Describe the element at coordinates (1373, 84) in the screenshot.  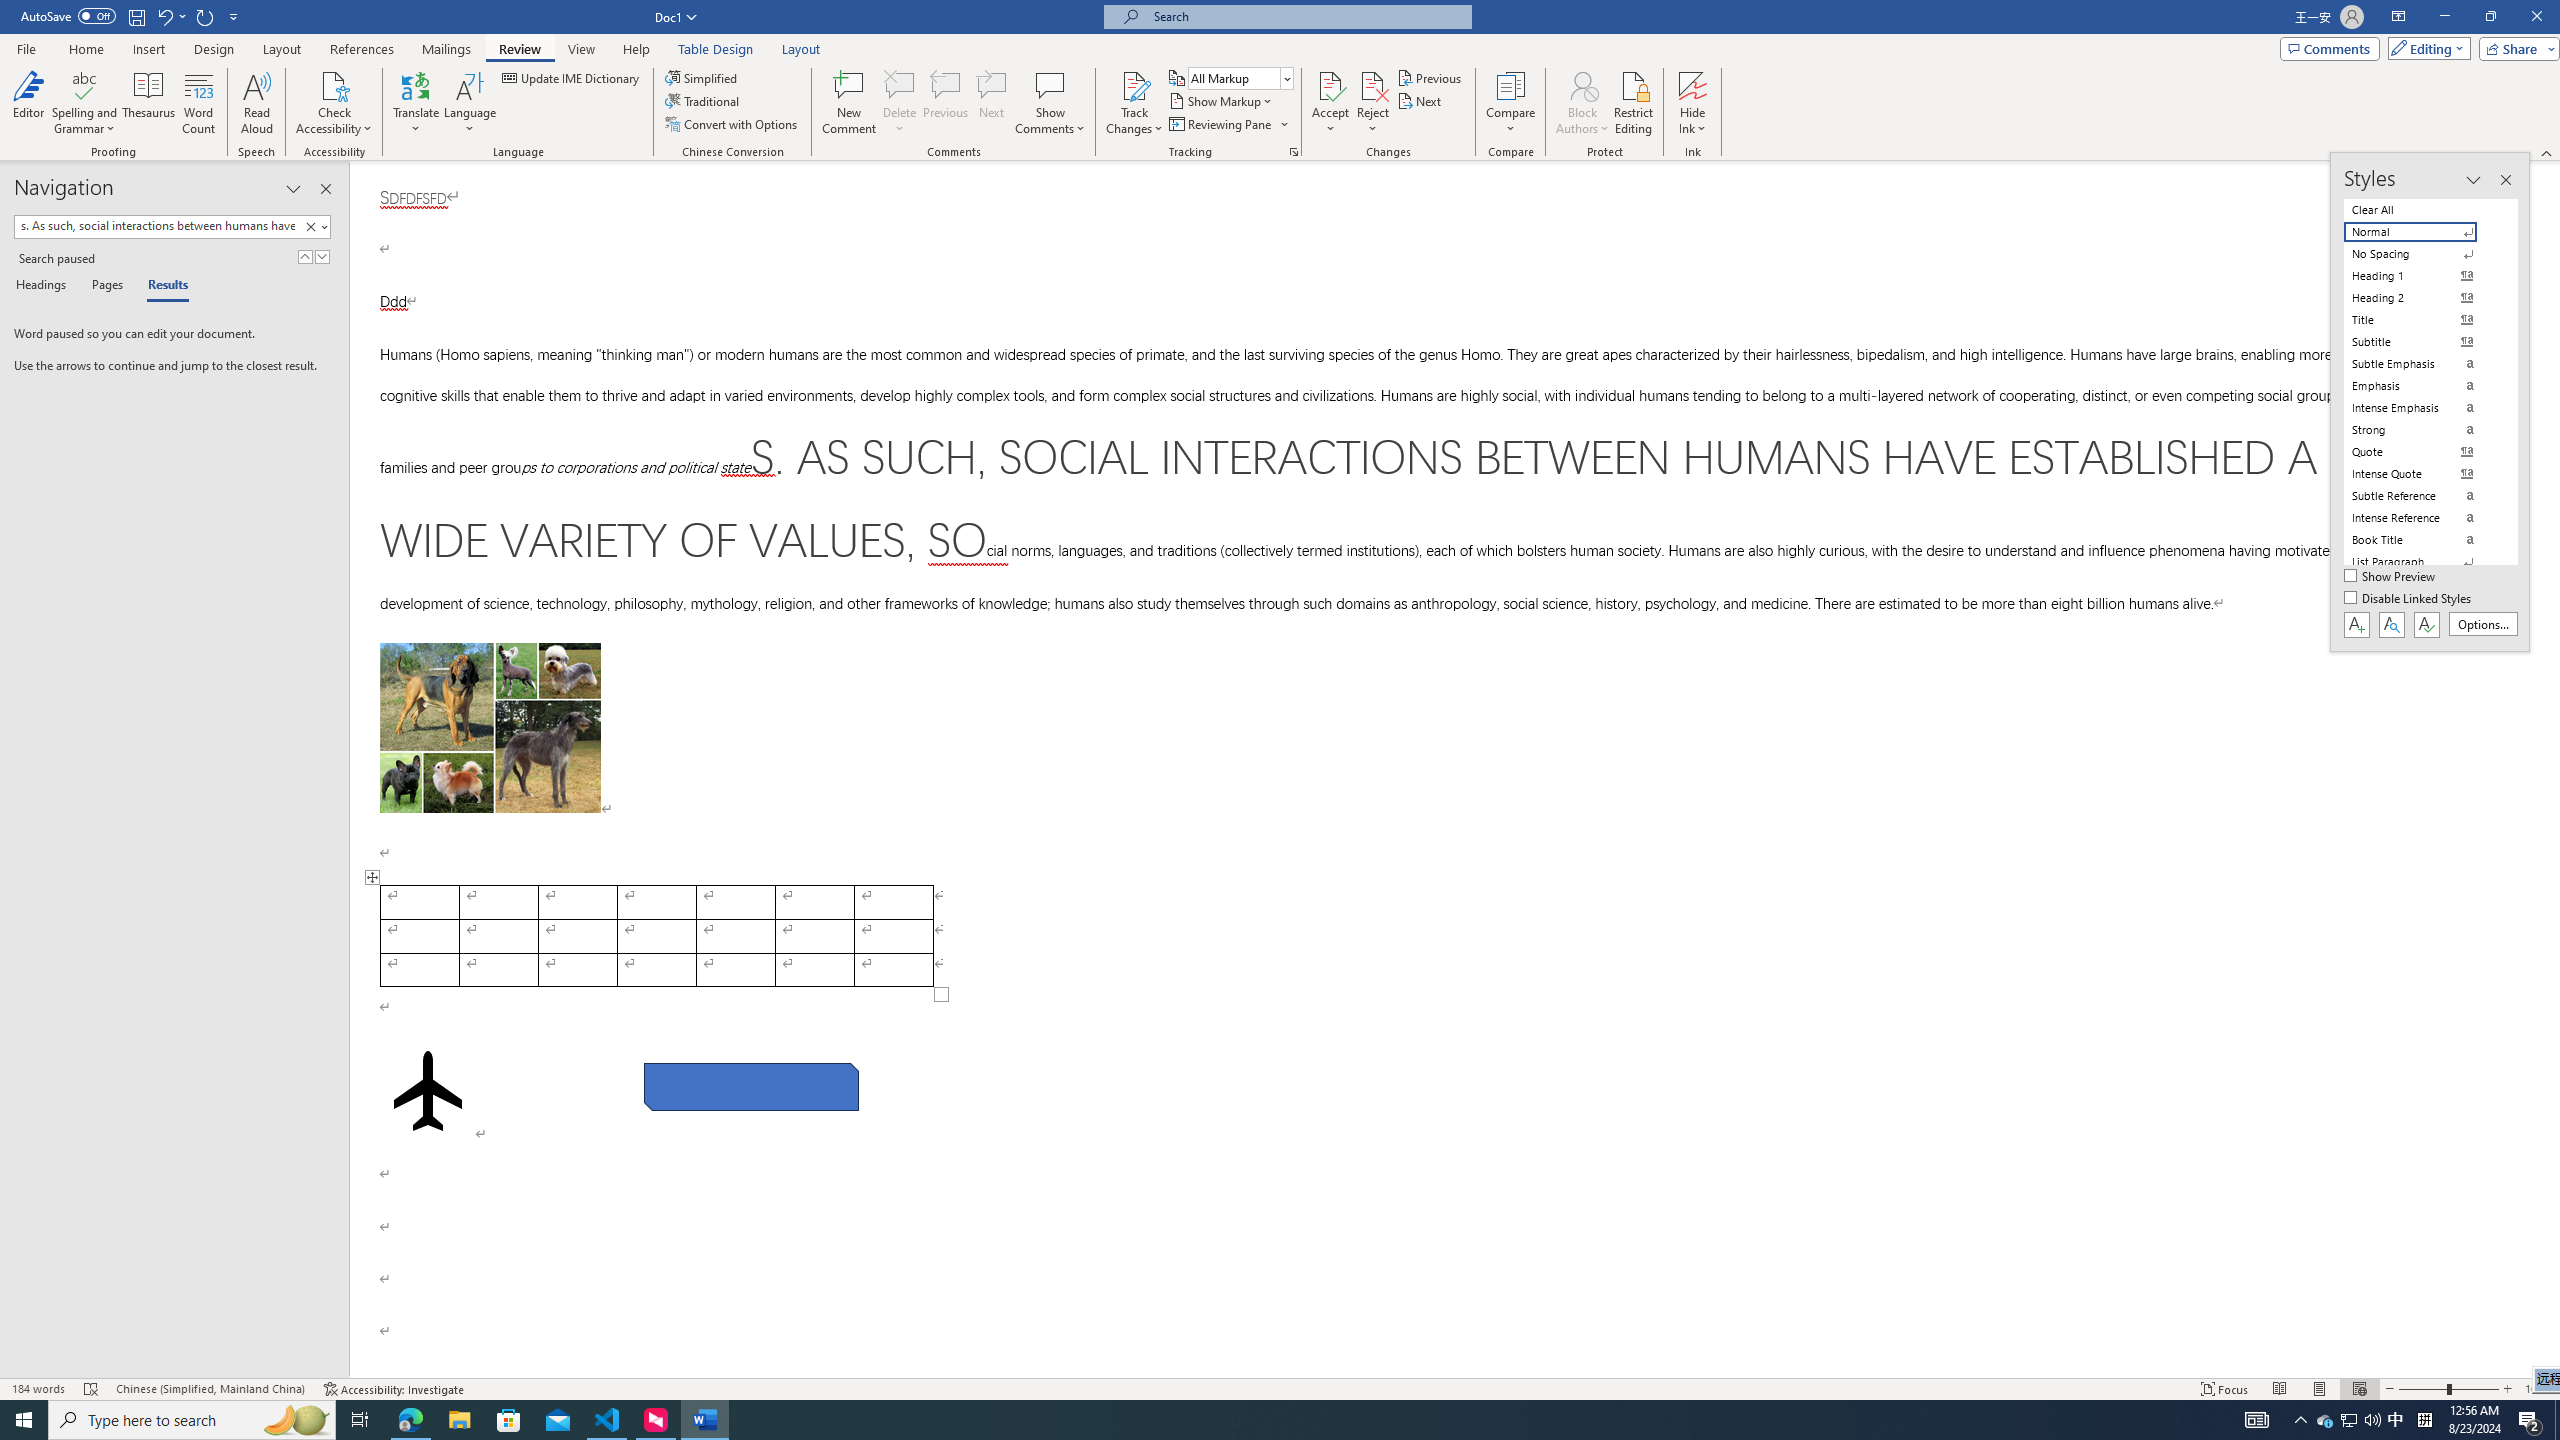
I see `'Reject and Move to Next'` at that location.